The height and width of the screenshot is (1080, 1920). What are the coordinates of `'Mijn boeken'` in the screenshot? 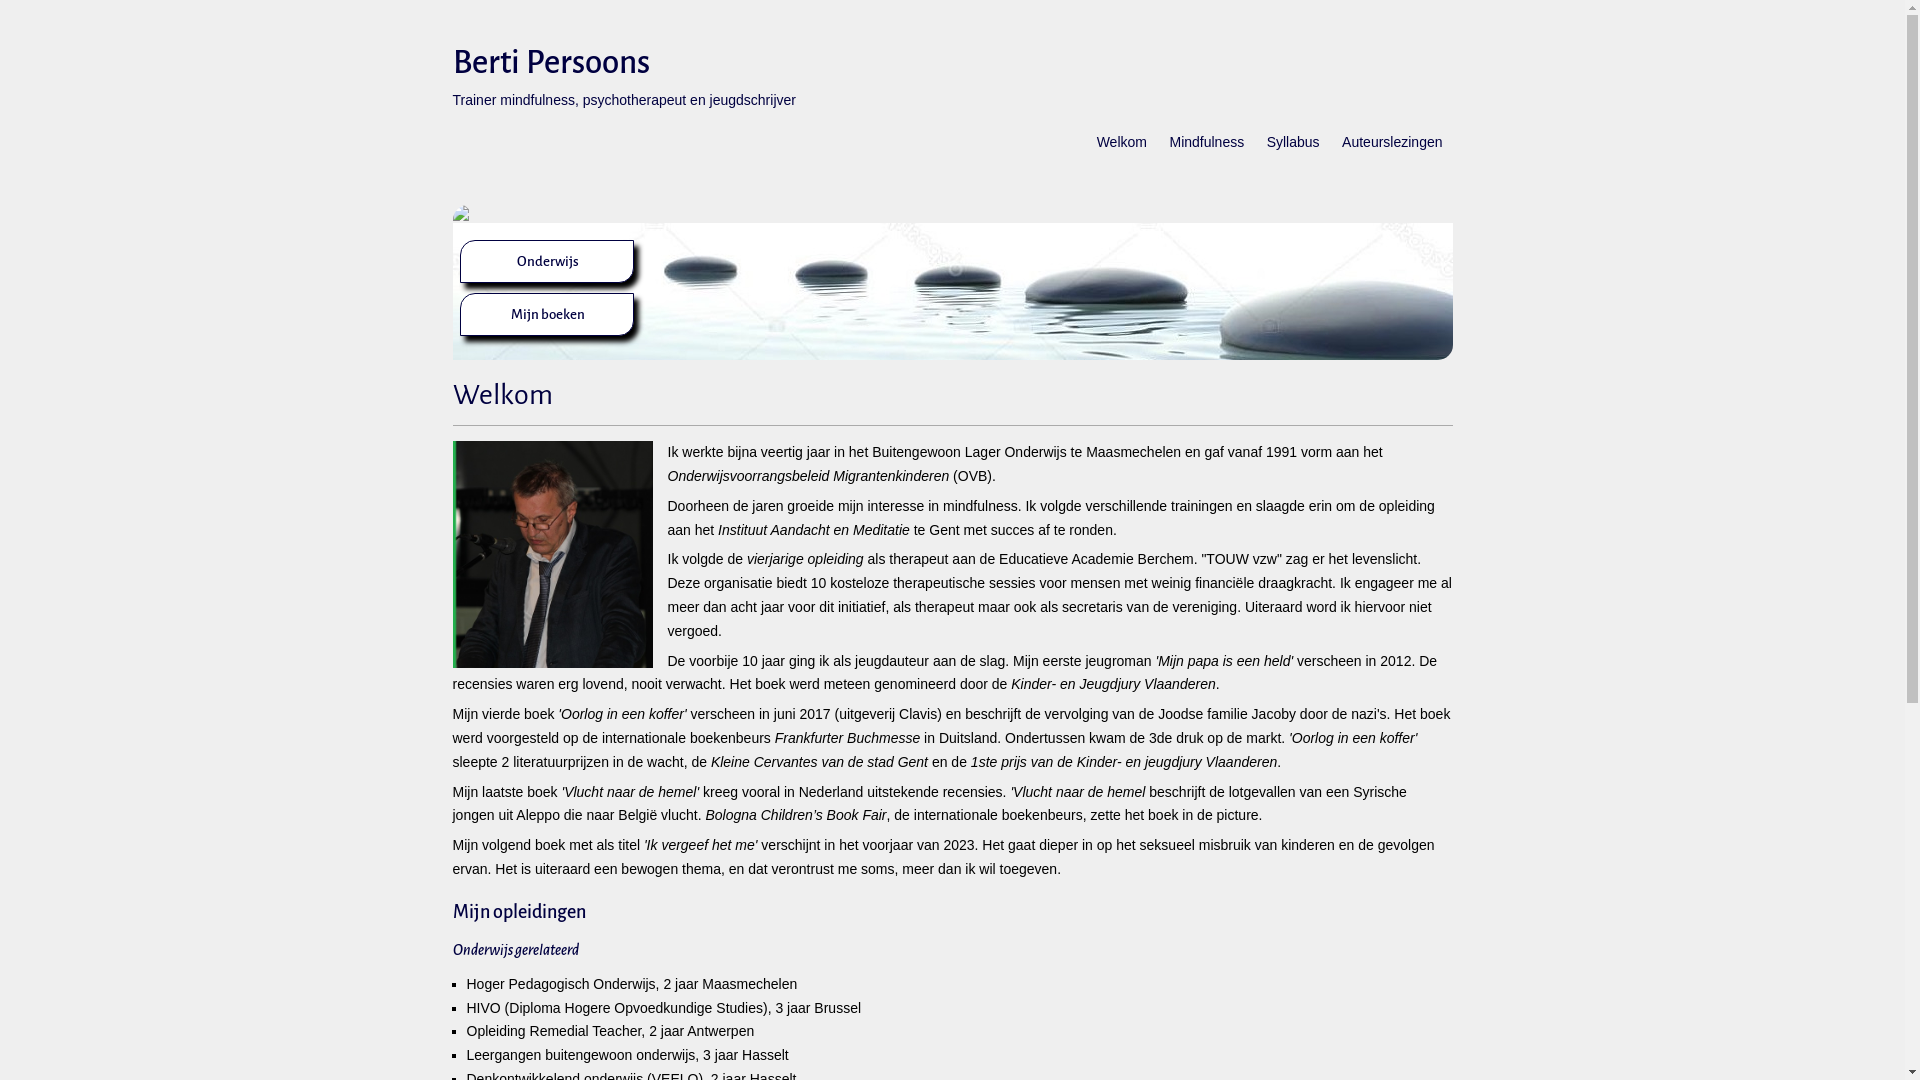 It's located at (547, 314).